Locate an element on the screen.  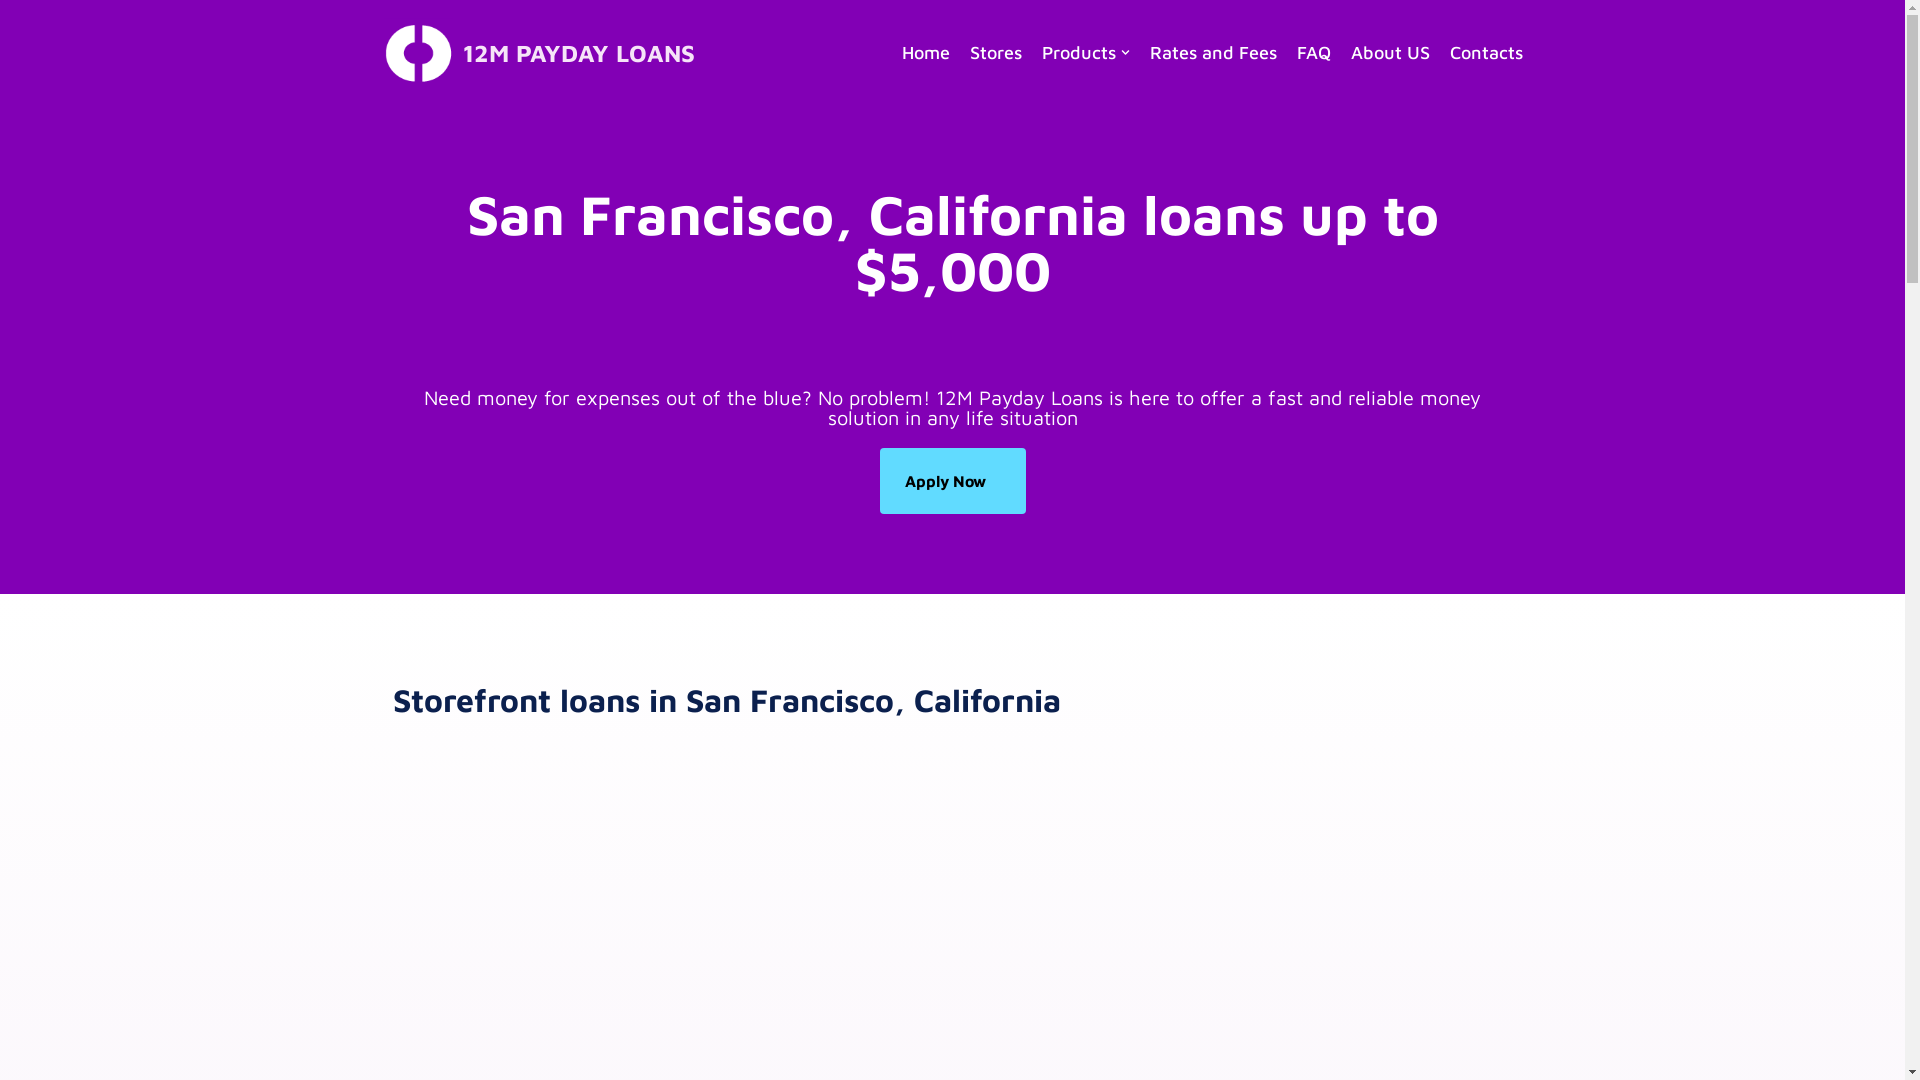
'Rates and Fees' is located at coordinates (1212, 52).